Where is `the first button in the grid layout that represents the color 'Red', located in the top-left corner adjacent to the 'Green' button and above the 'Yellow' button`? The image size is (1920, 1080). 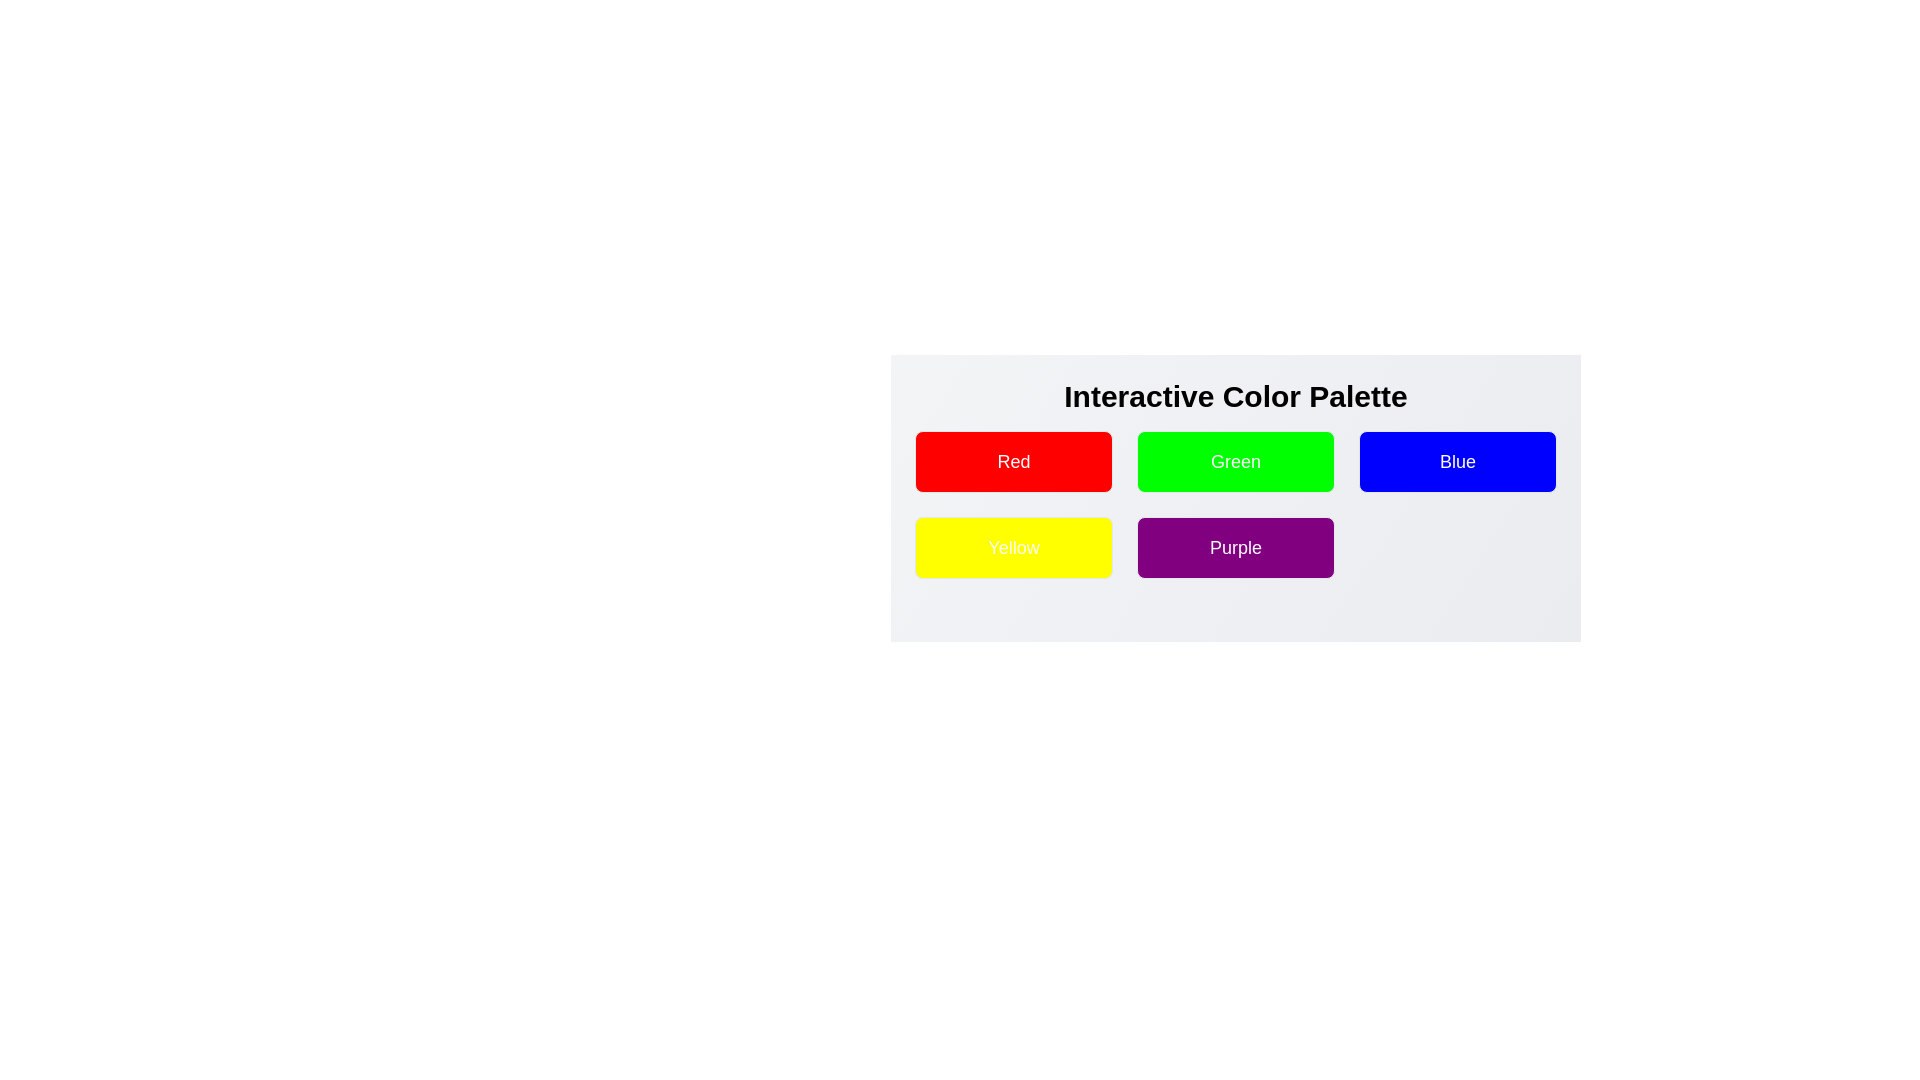 the first button in the grid layout that represents the color 'Red', located in the top-left corner adjacent to the 'Green' button and above the 'Yellow' button is located at coordinates (1013, 462).